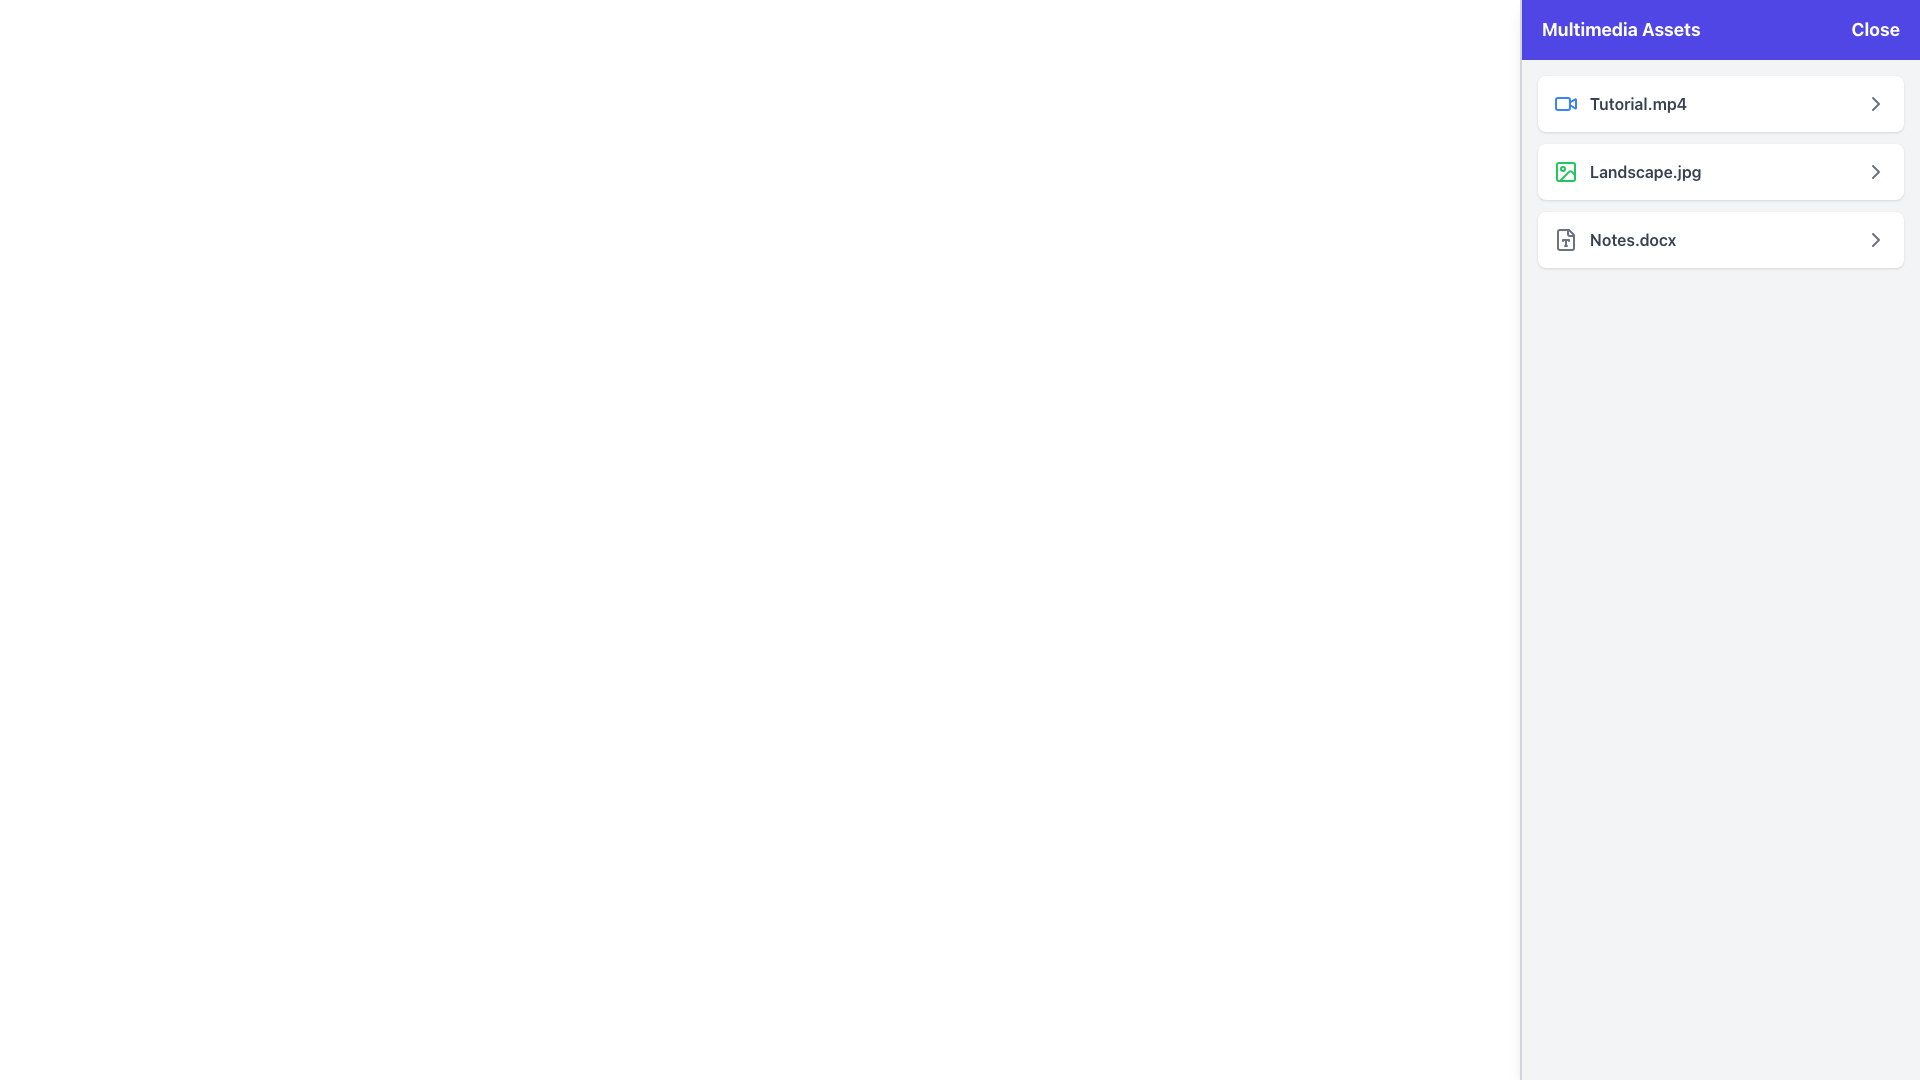  Describe the element at coordinates (1564, 171) in the screenshot. I see `the square with rounded corners that serves as the base graphical component of the icon, located to the left of the 'Landscape.jpg' text label in the 'Multimedia Assets' panel` at that location.